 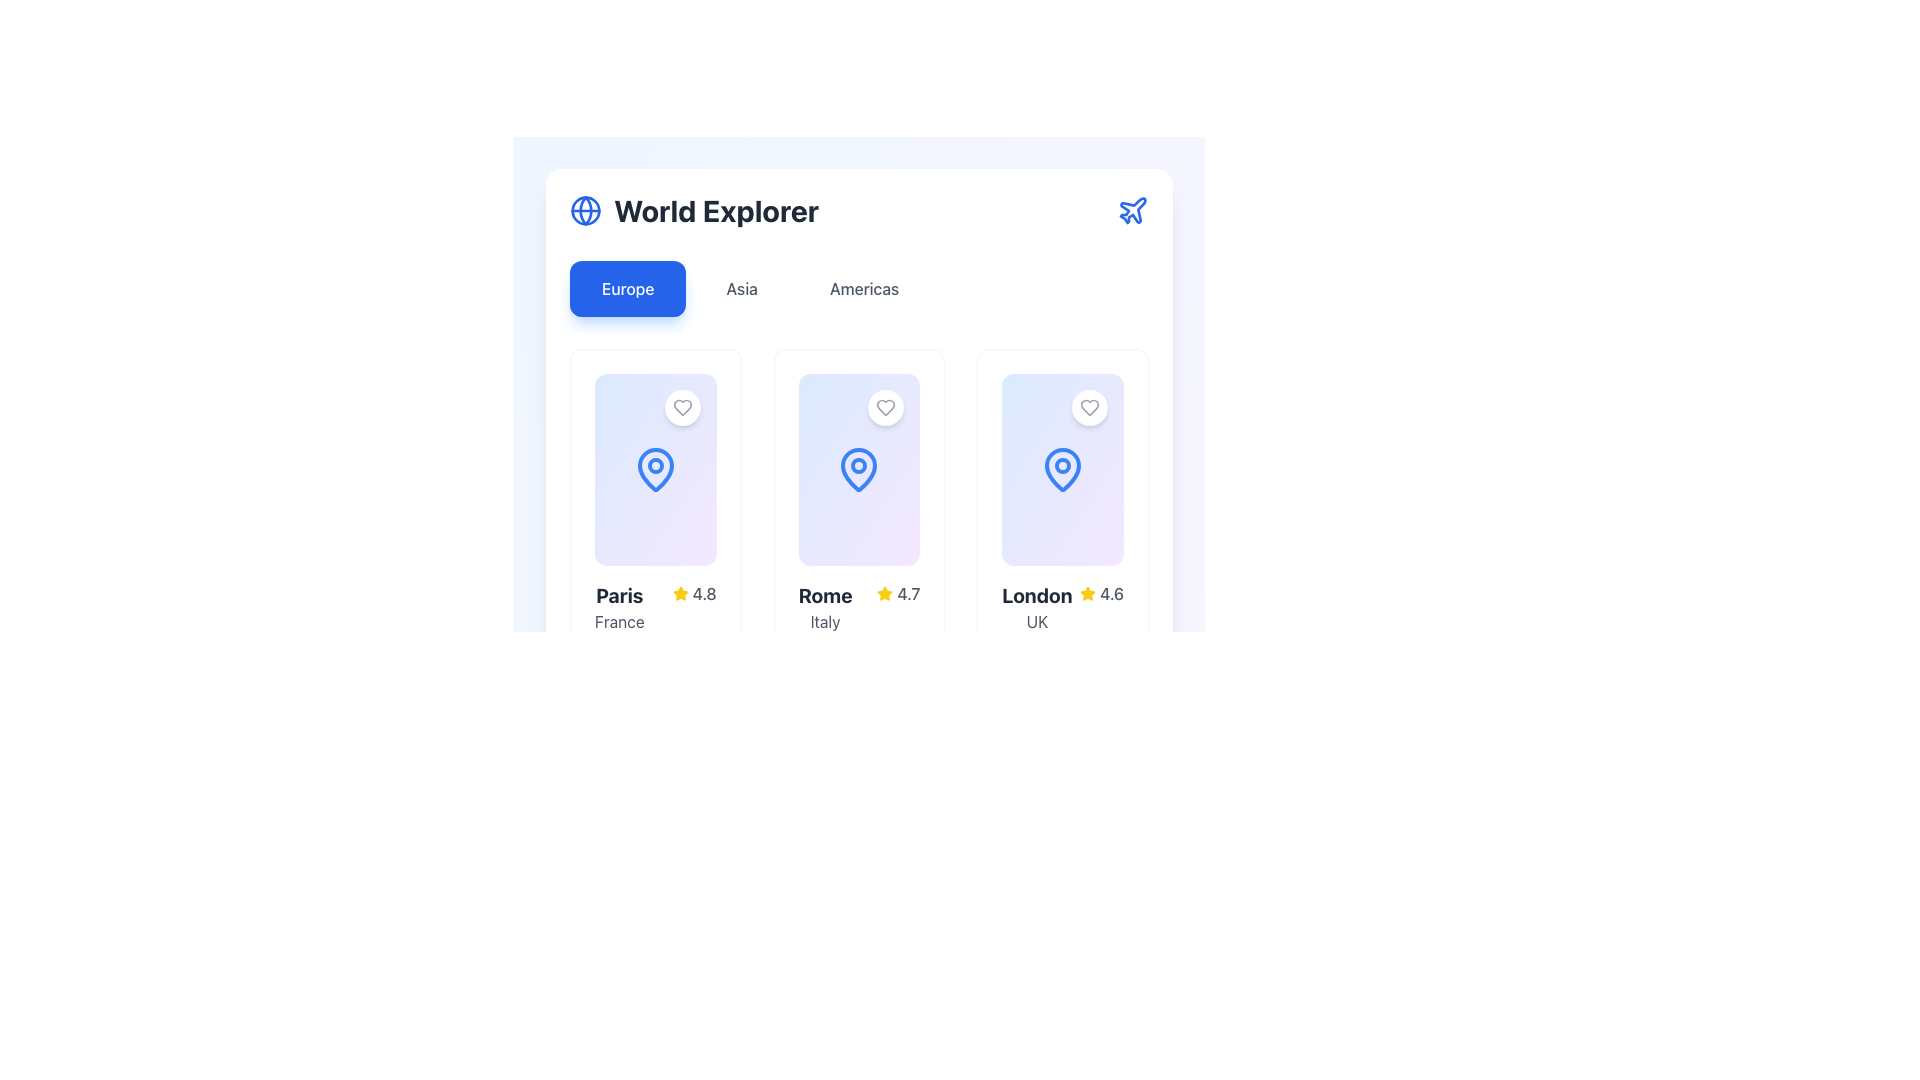 I want to click on the Icon depicting a globe located at the top-left area of the interface, aligned with the title text 'World Explorer', so click(x=584, y=211).